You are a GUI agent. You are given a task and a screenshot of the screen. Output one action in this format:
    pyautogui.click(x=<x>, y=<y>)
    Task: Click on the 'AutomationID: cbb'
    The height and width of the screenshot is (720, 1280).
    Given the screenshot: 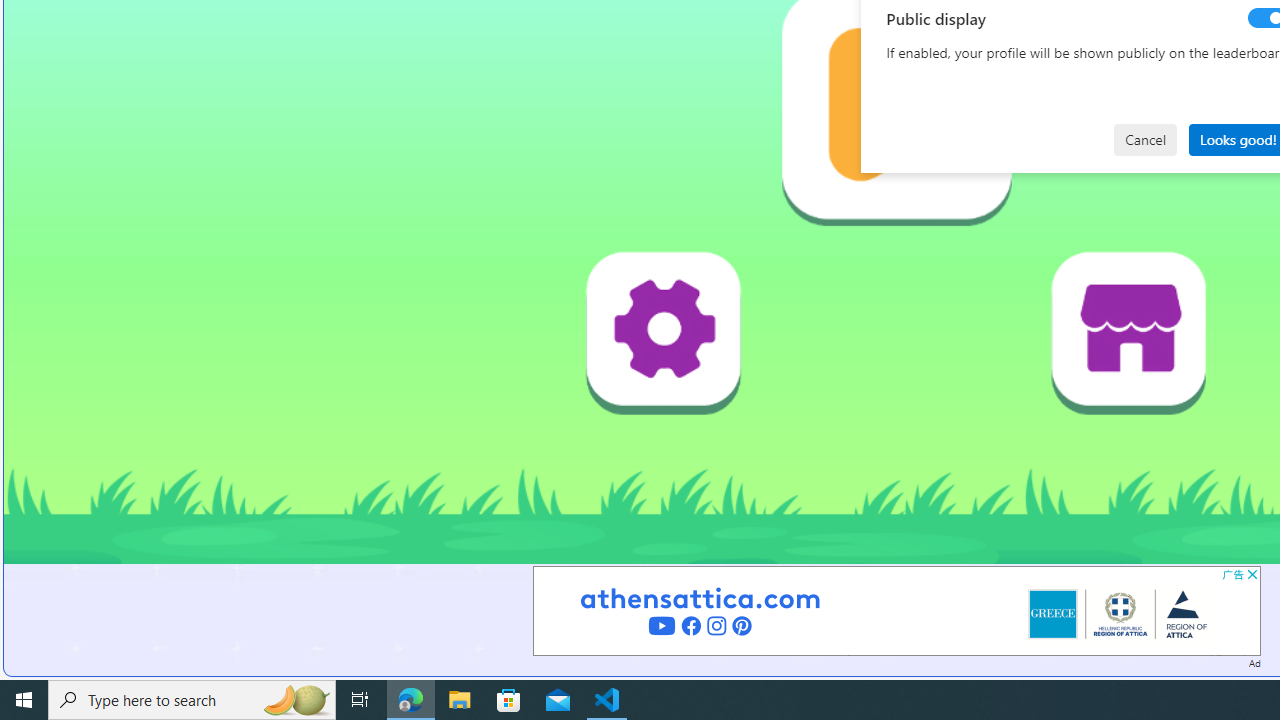 What is the action you would take?
    pyautogui.click(x=1251, y=574)
    